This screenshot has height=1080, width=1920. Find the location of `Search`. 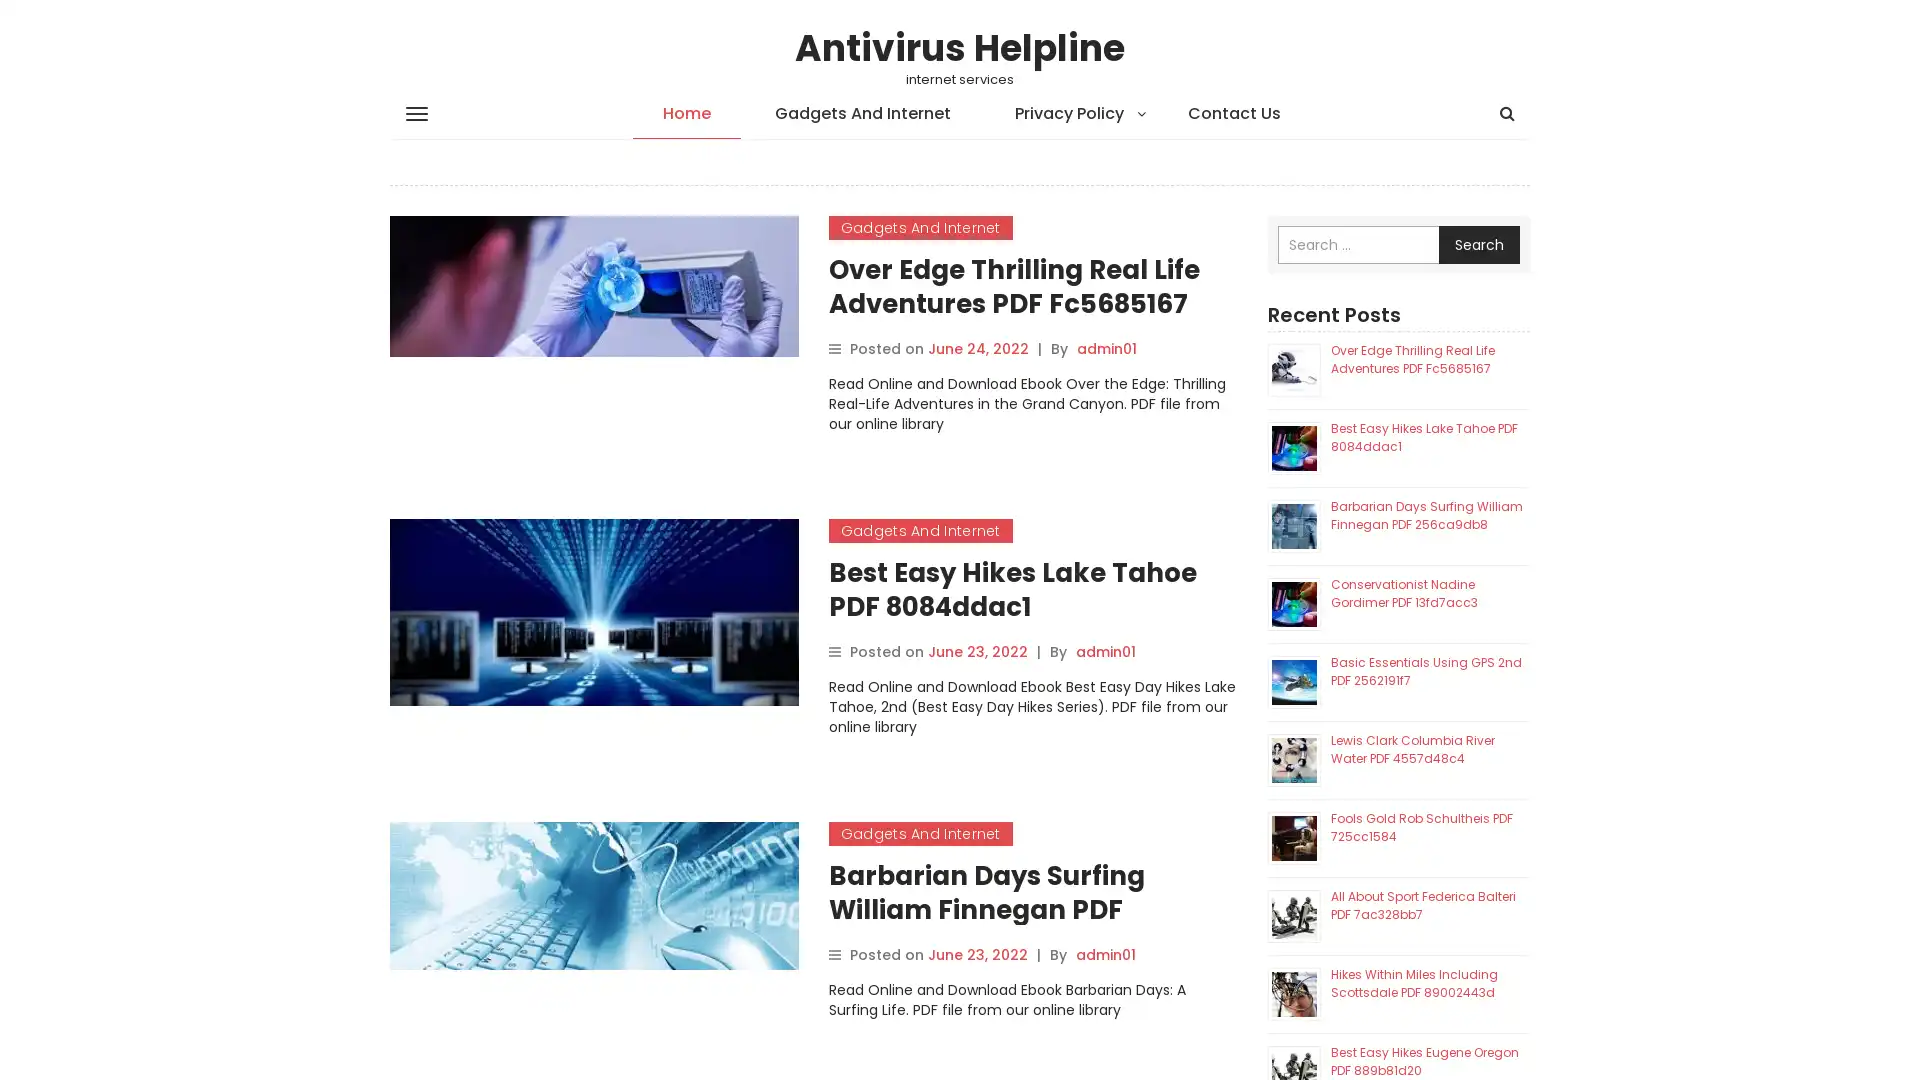

Search is located at coordinates (1479, 244).